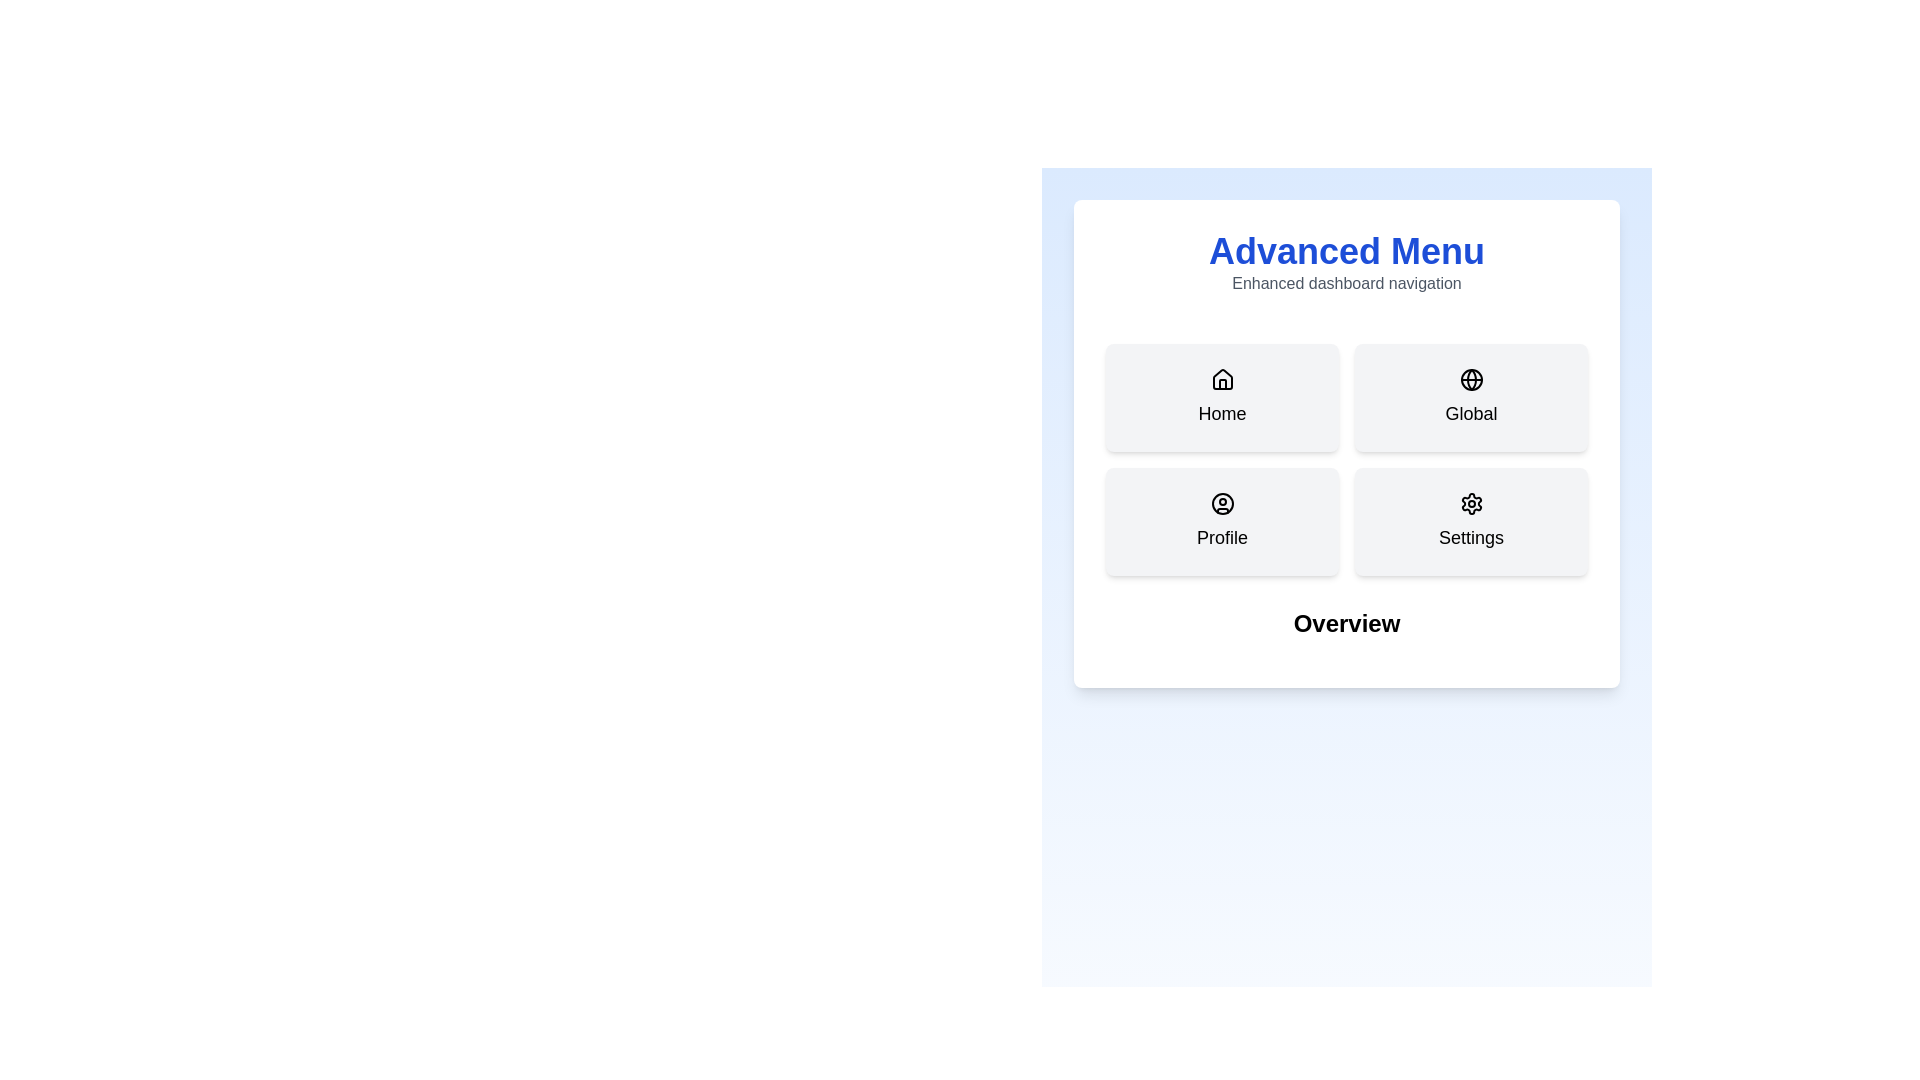  What do you see at coordinates (1471, 397) in the screenshot?
I see `the tab button labeled Global to select it` at bounding box center [1471, 397].